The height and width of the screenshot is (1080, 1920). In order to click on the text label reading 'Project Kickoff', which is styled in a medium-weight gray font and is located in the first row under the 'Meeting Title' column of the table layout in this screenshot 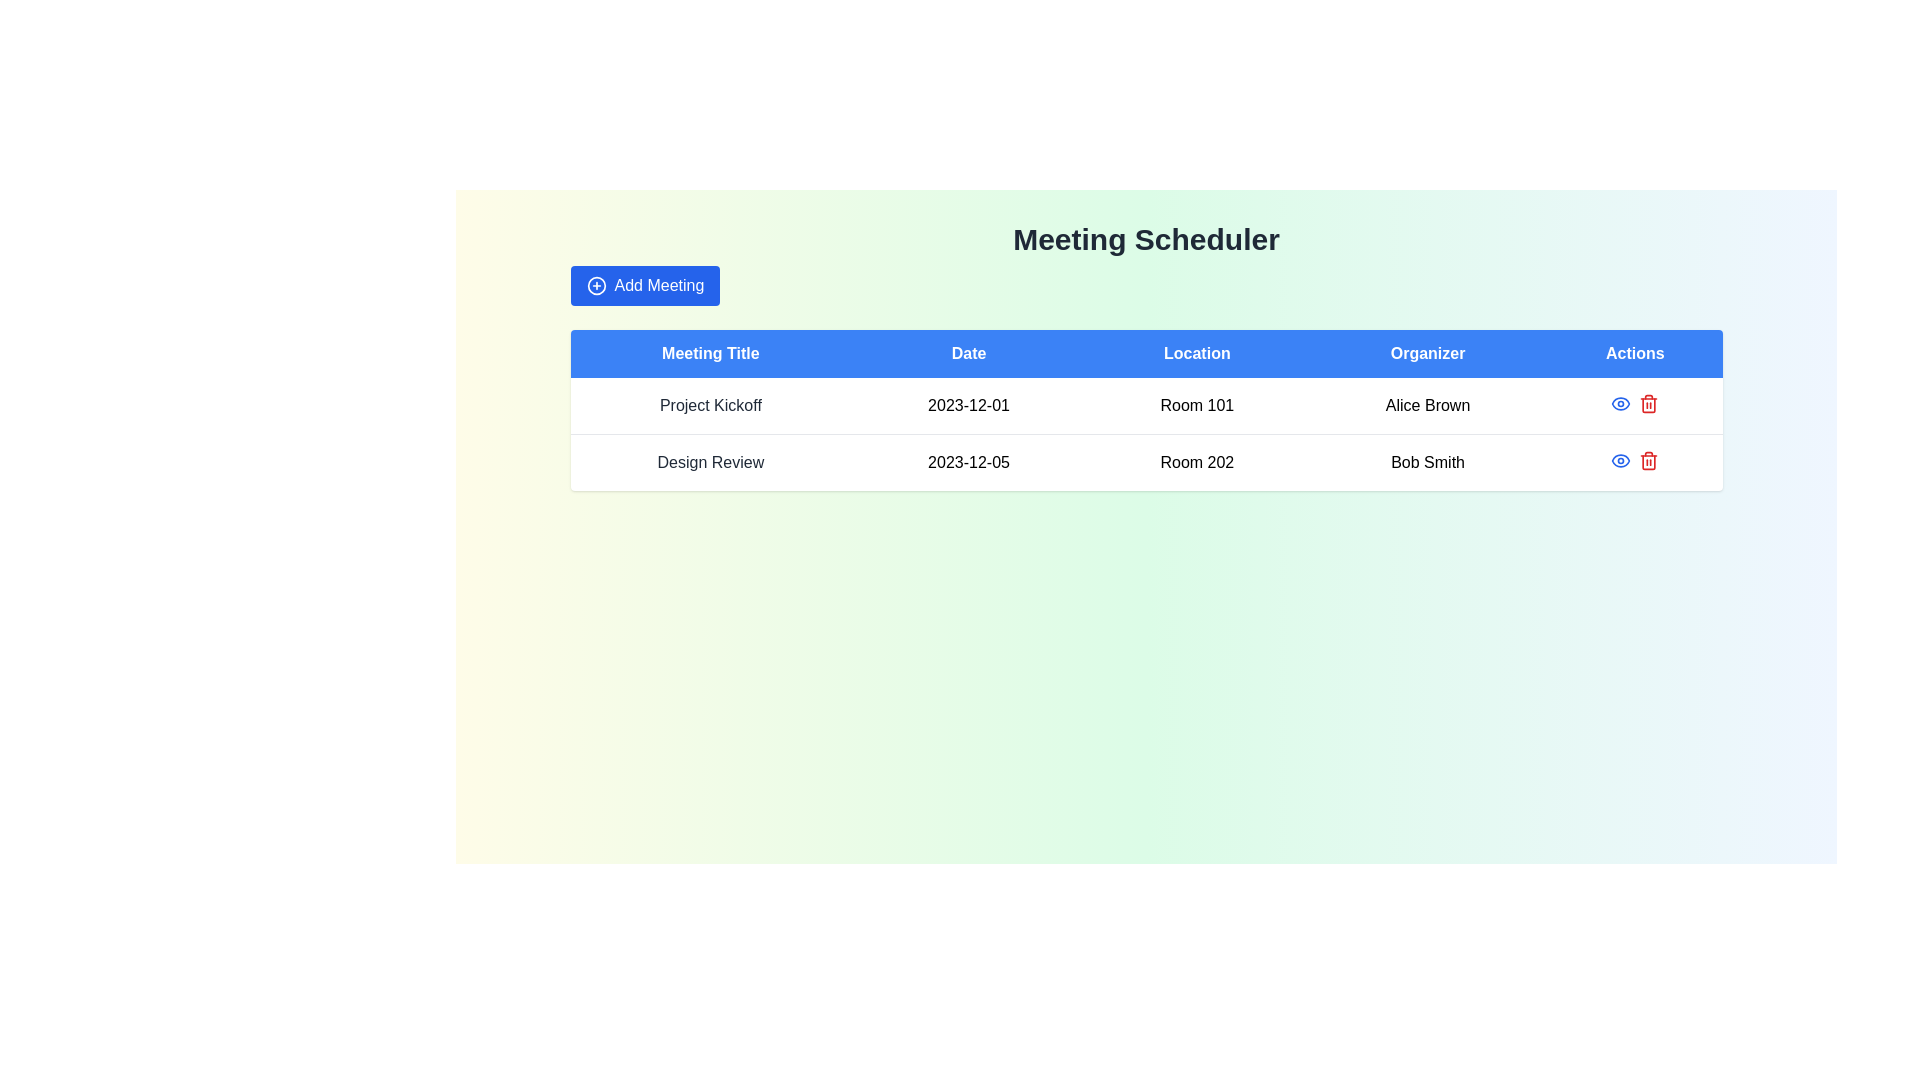, I will do `click(710, 405)`.